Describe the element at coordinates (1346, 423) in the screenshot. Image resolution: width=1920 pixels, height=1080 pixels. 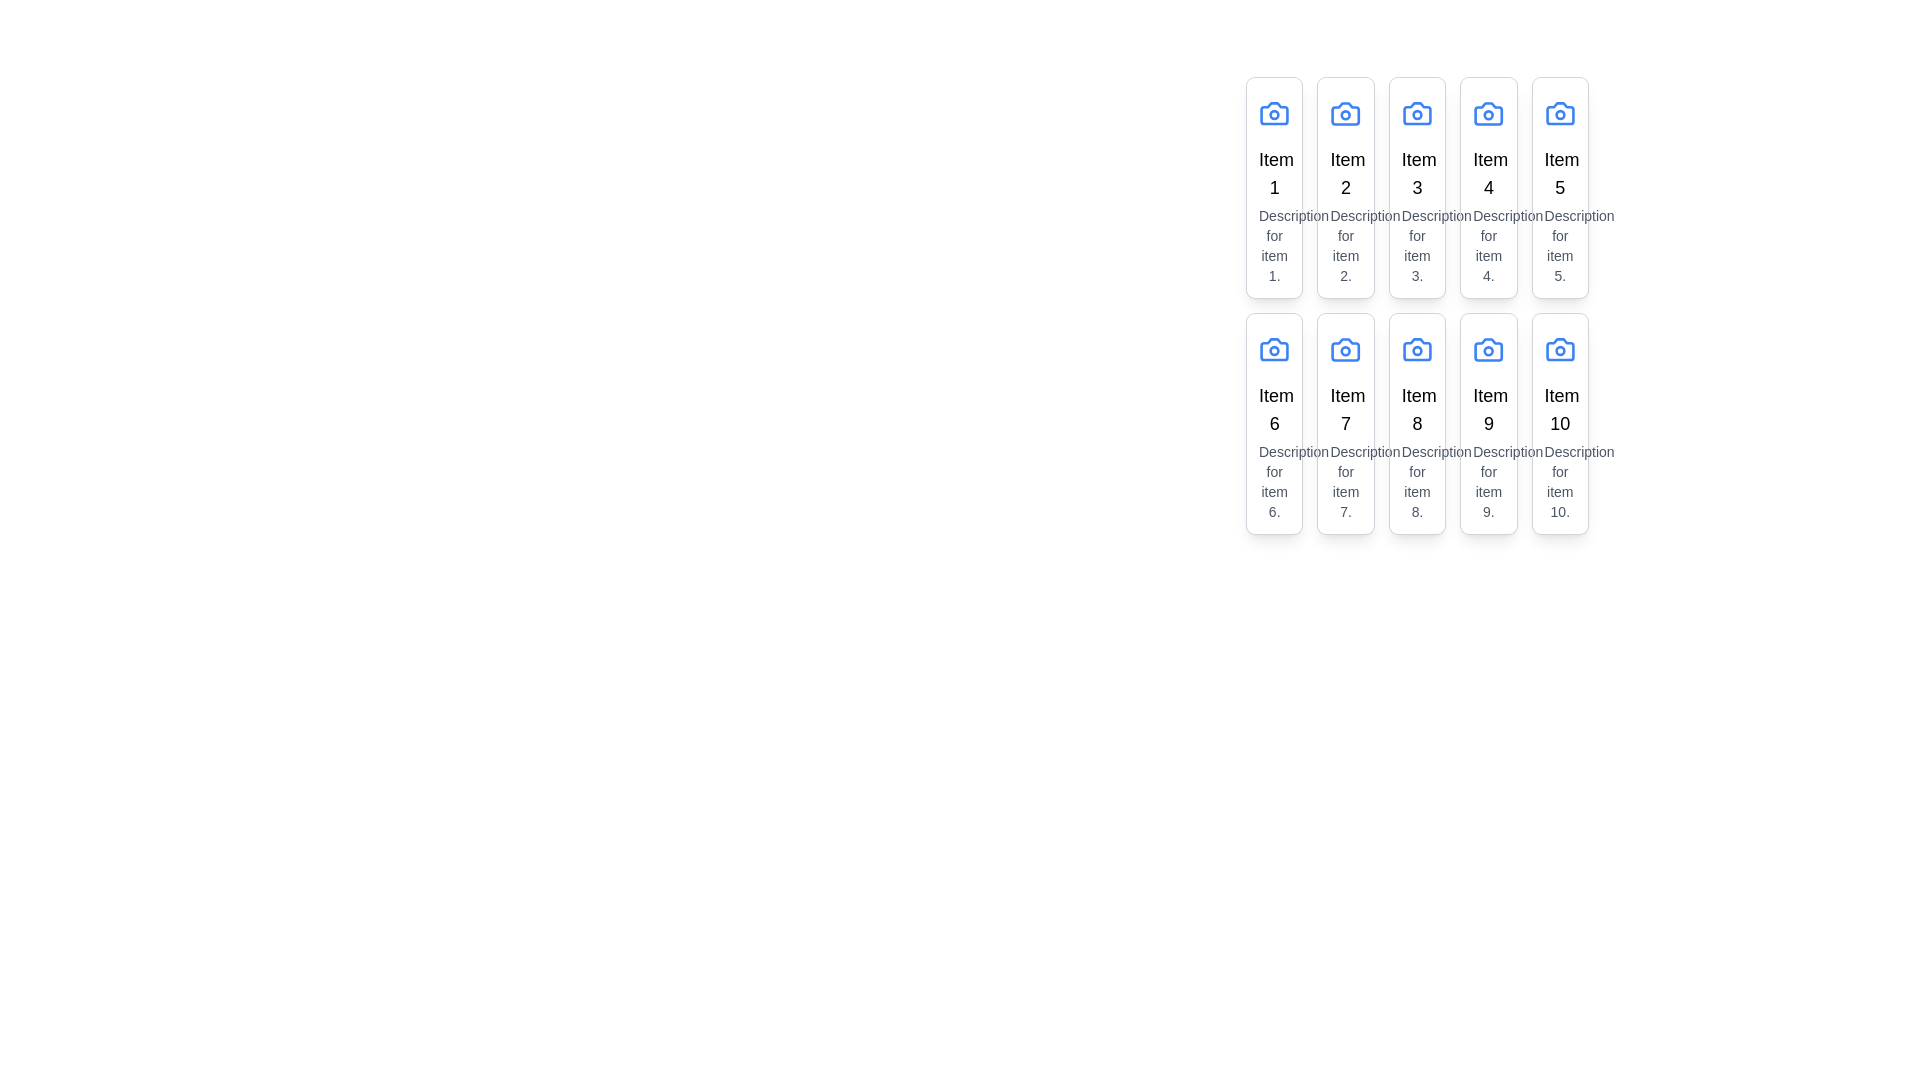
I see `the Card Component representing 'Item 7', which is located in the second row and second column of the grid layout` at that location.